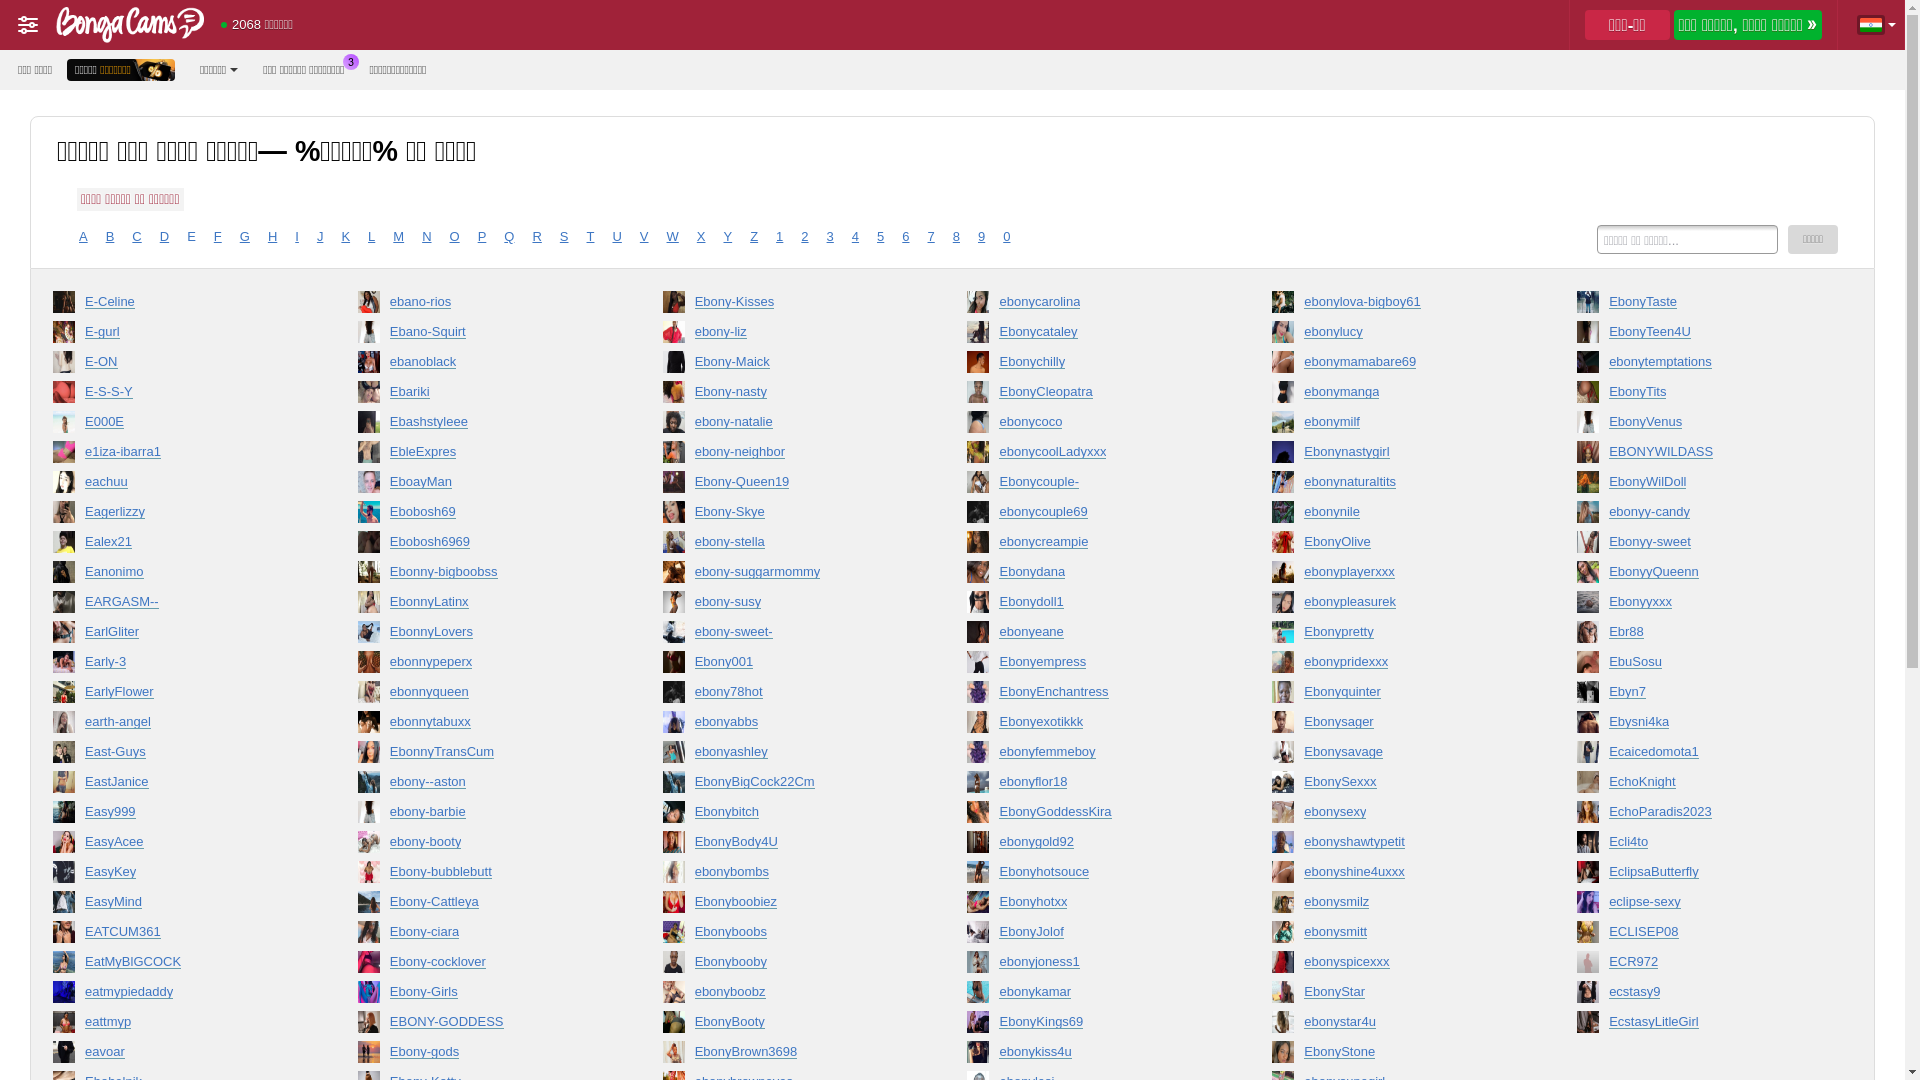 The image size is (1920, 1080). Describe the element at coordinates (177, 575) in the screenshot. I see `'Eanonimo'` at that location.